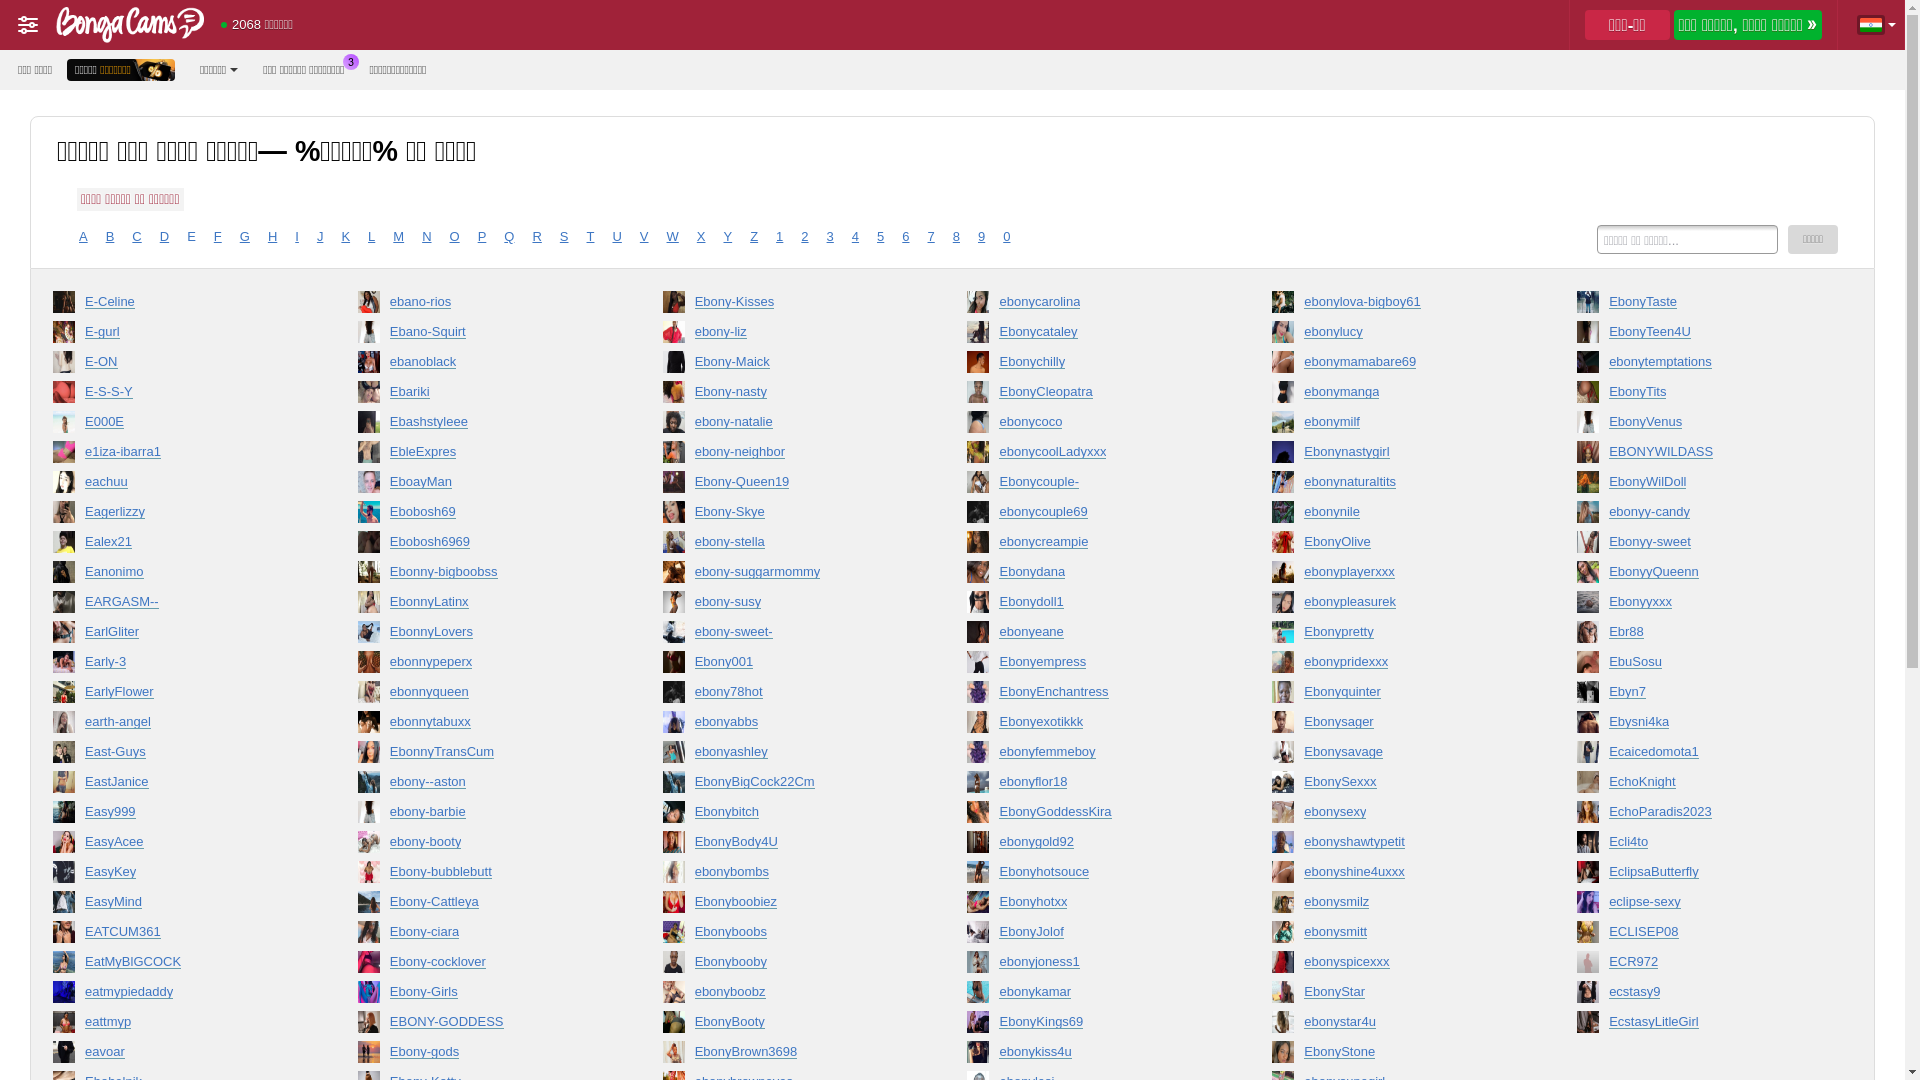 The image size is (1920, 1080). Describe the element at coordinates (177, 575) in the screenshot. I see `'Eanonimo'` at that location.